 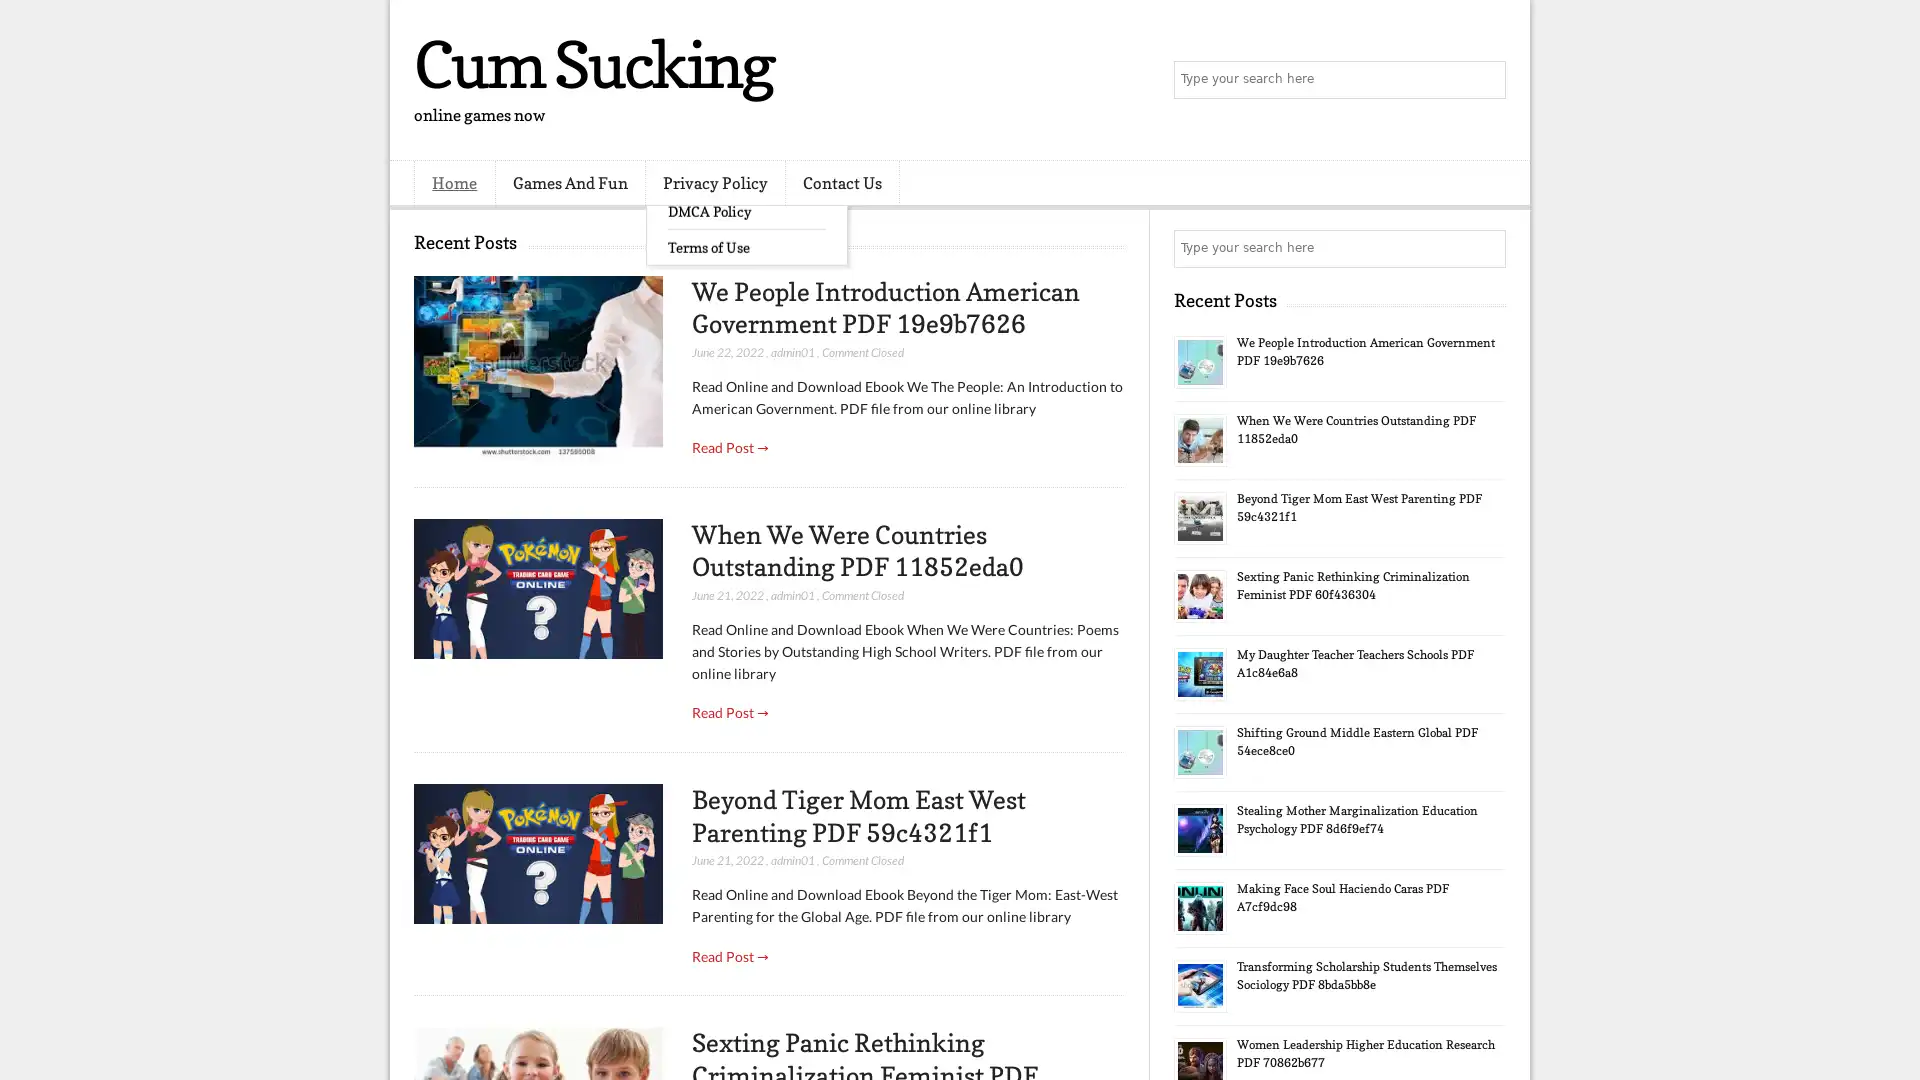 What do you see at coordinates (1485, 80) in the screenshot?
I see `Search` at bounding box center [1485, 80].